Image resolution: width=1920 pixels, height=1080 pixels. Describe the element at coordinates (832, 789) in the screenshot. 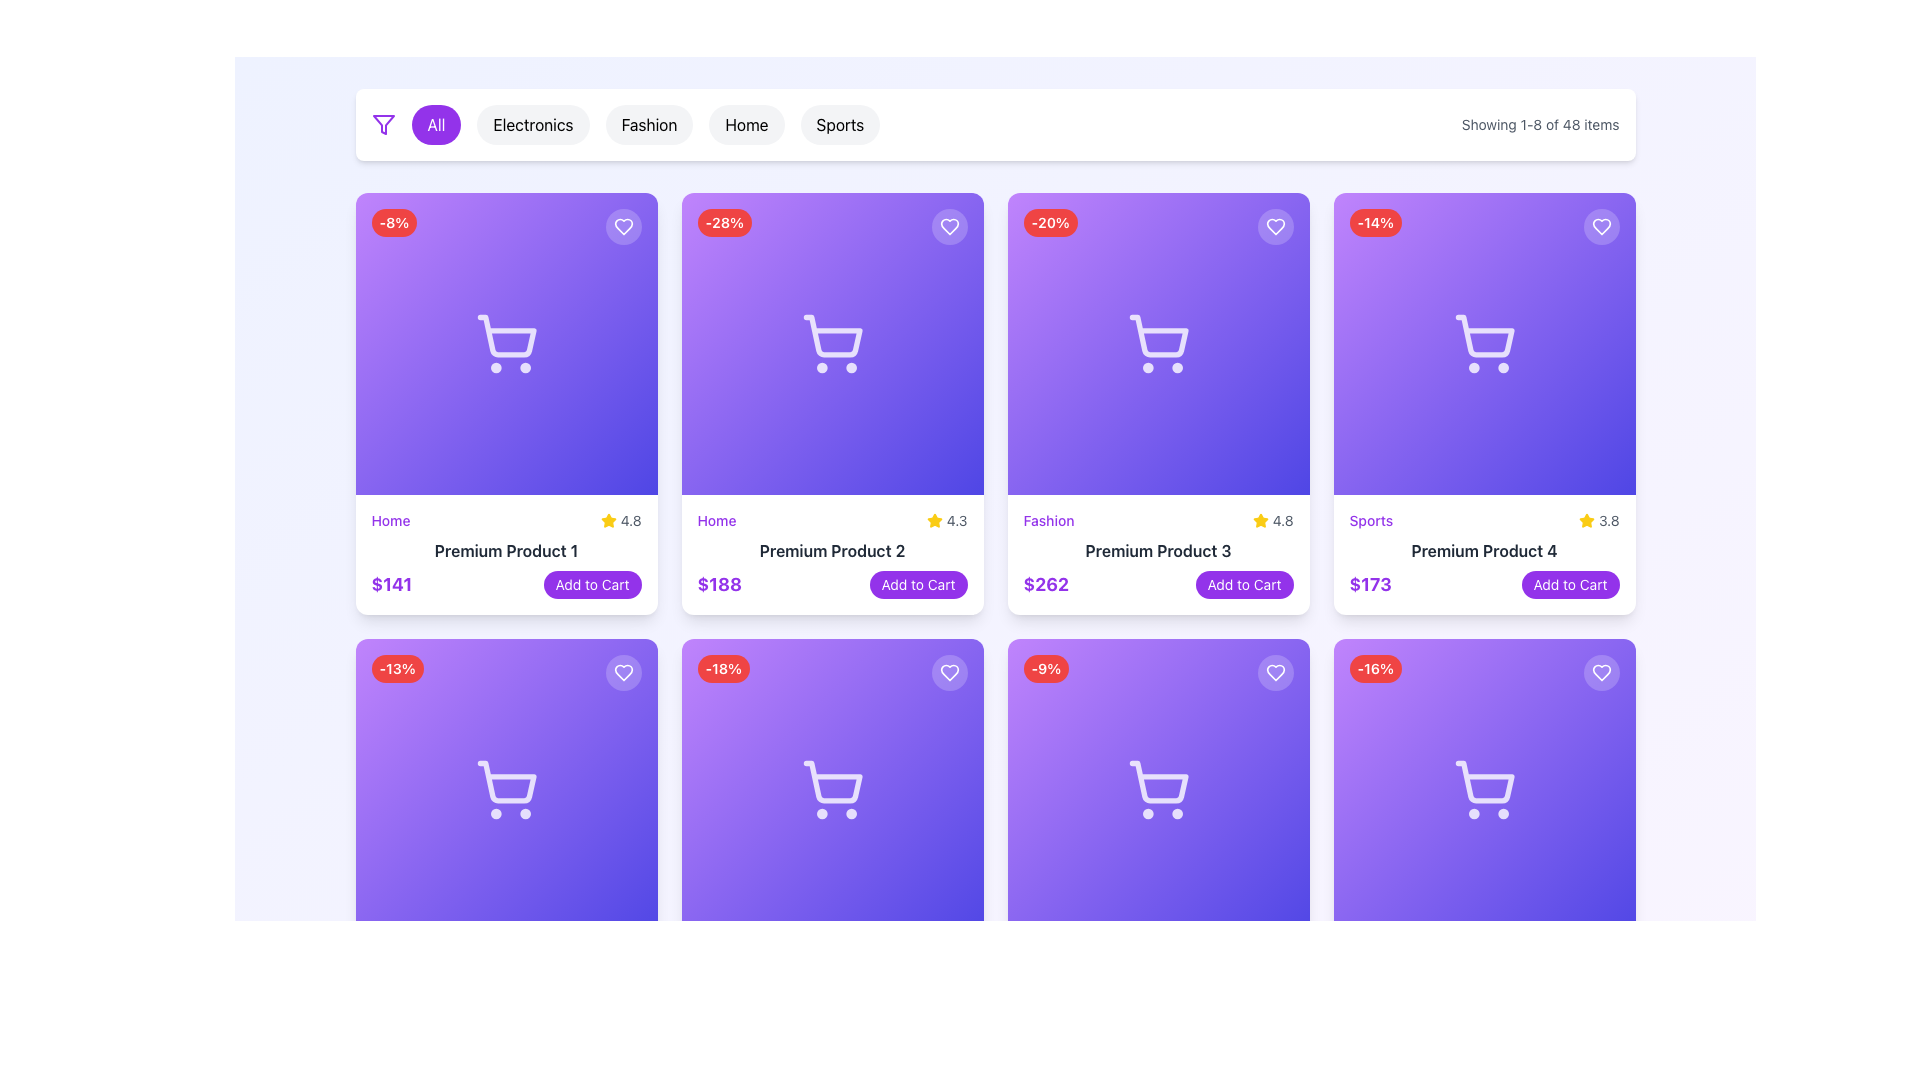

I see `the shopping cart icon, which is a white vector illustration centered on a purple gradient background within a card-like display in the grid layout` at that location.